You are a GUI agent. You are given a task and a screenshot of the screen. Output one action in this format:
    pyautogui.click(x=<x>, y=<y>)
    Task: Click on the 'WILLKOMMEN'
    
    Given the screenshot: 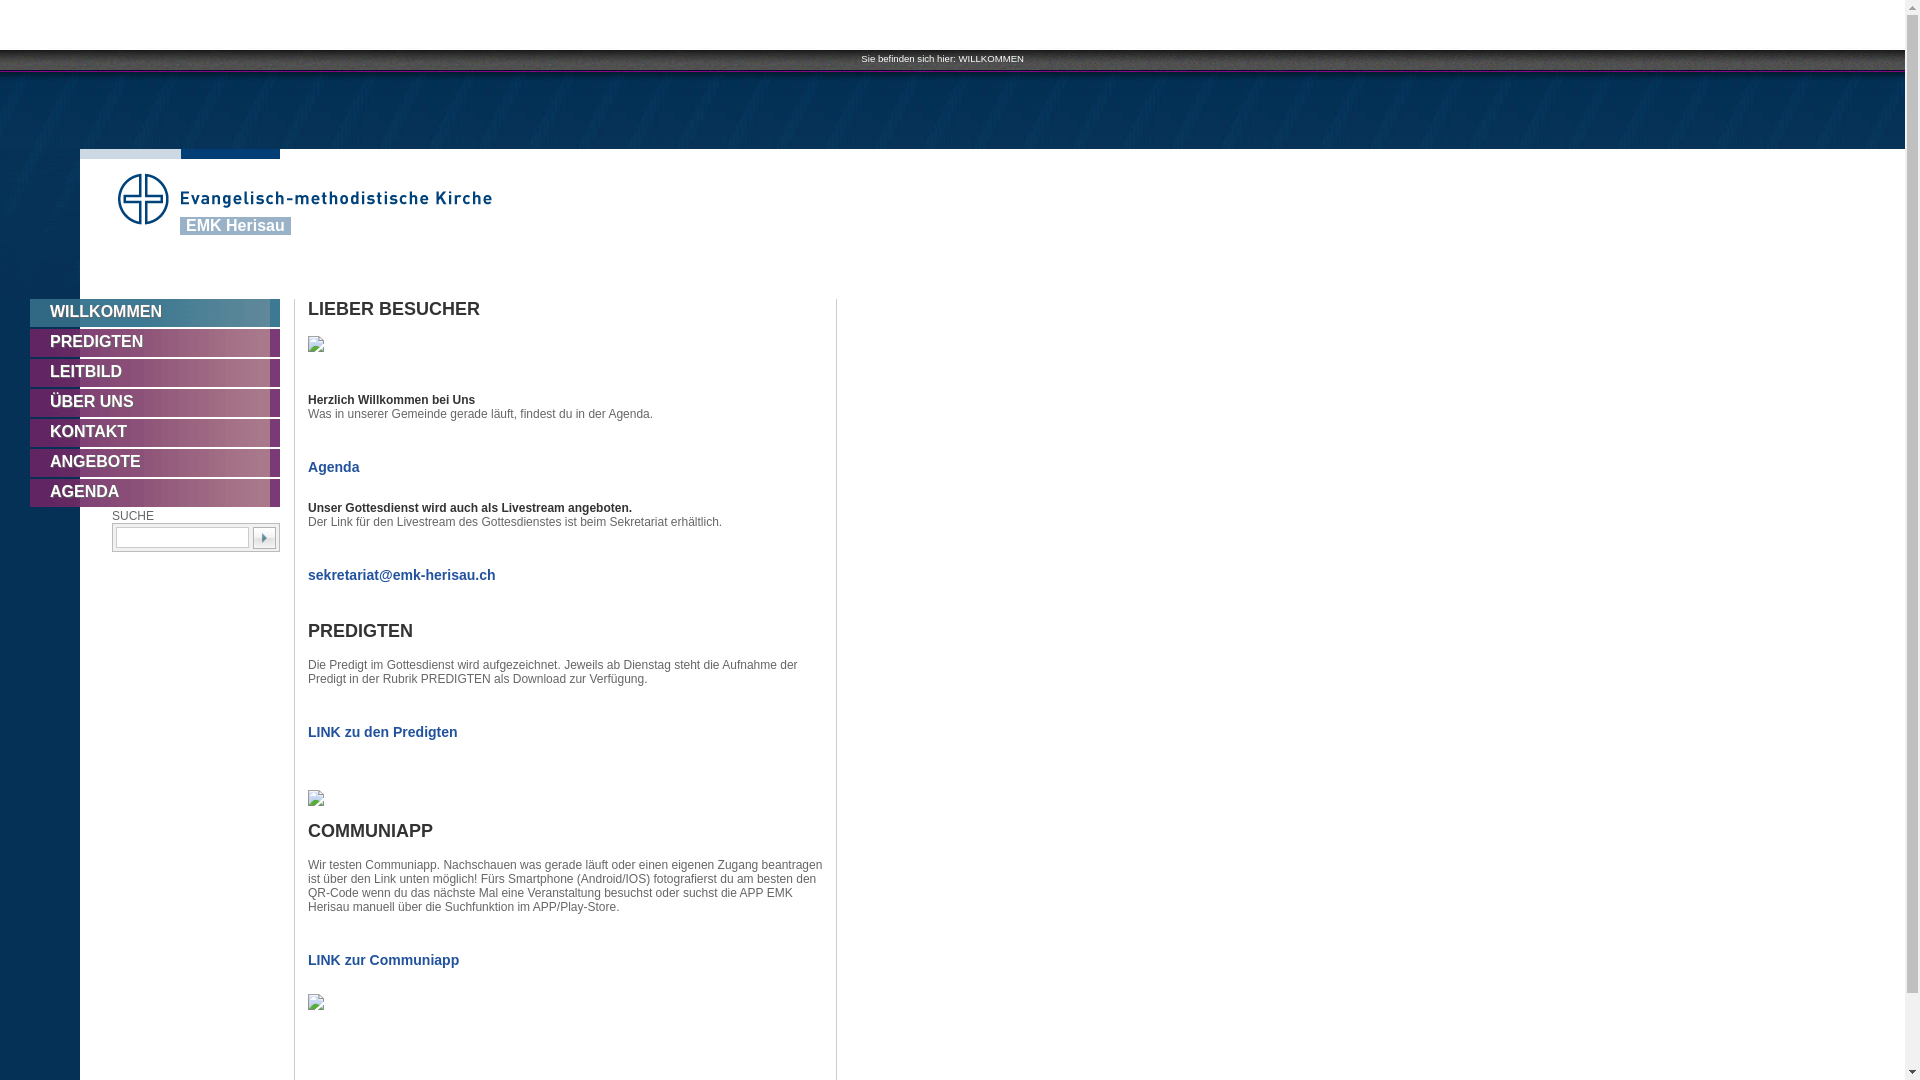 What is the action you would take?
    pyautogui.click(x=162, y=312)
    